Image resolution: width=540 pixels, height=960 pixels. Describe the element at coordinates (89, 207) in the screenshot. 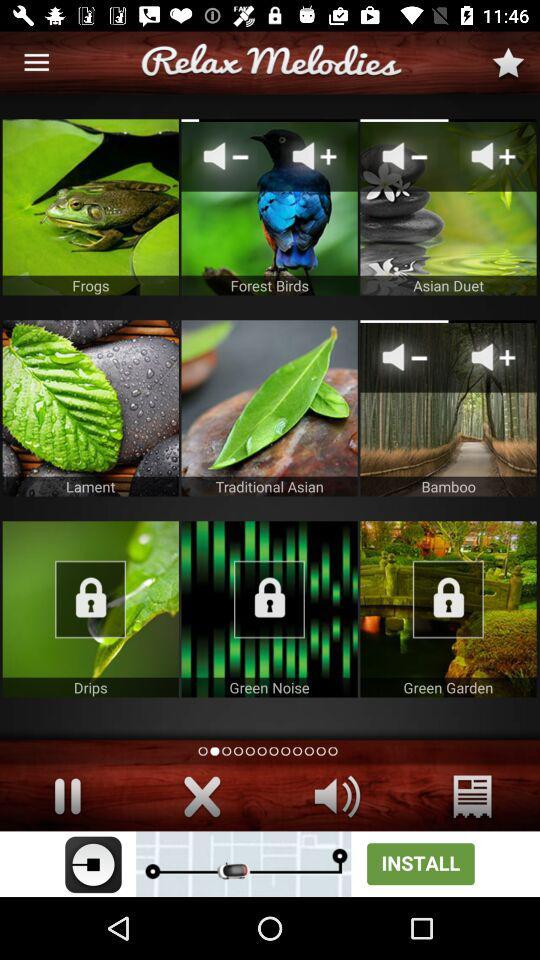

I see `choose frogs category` at that location.